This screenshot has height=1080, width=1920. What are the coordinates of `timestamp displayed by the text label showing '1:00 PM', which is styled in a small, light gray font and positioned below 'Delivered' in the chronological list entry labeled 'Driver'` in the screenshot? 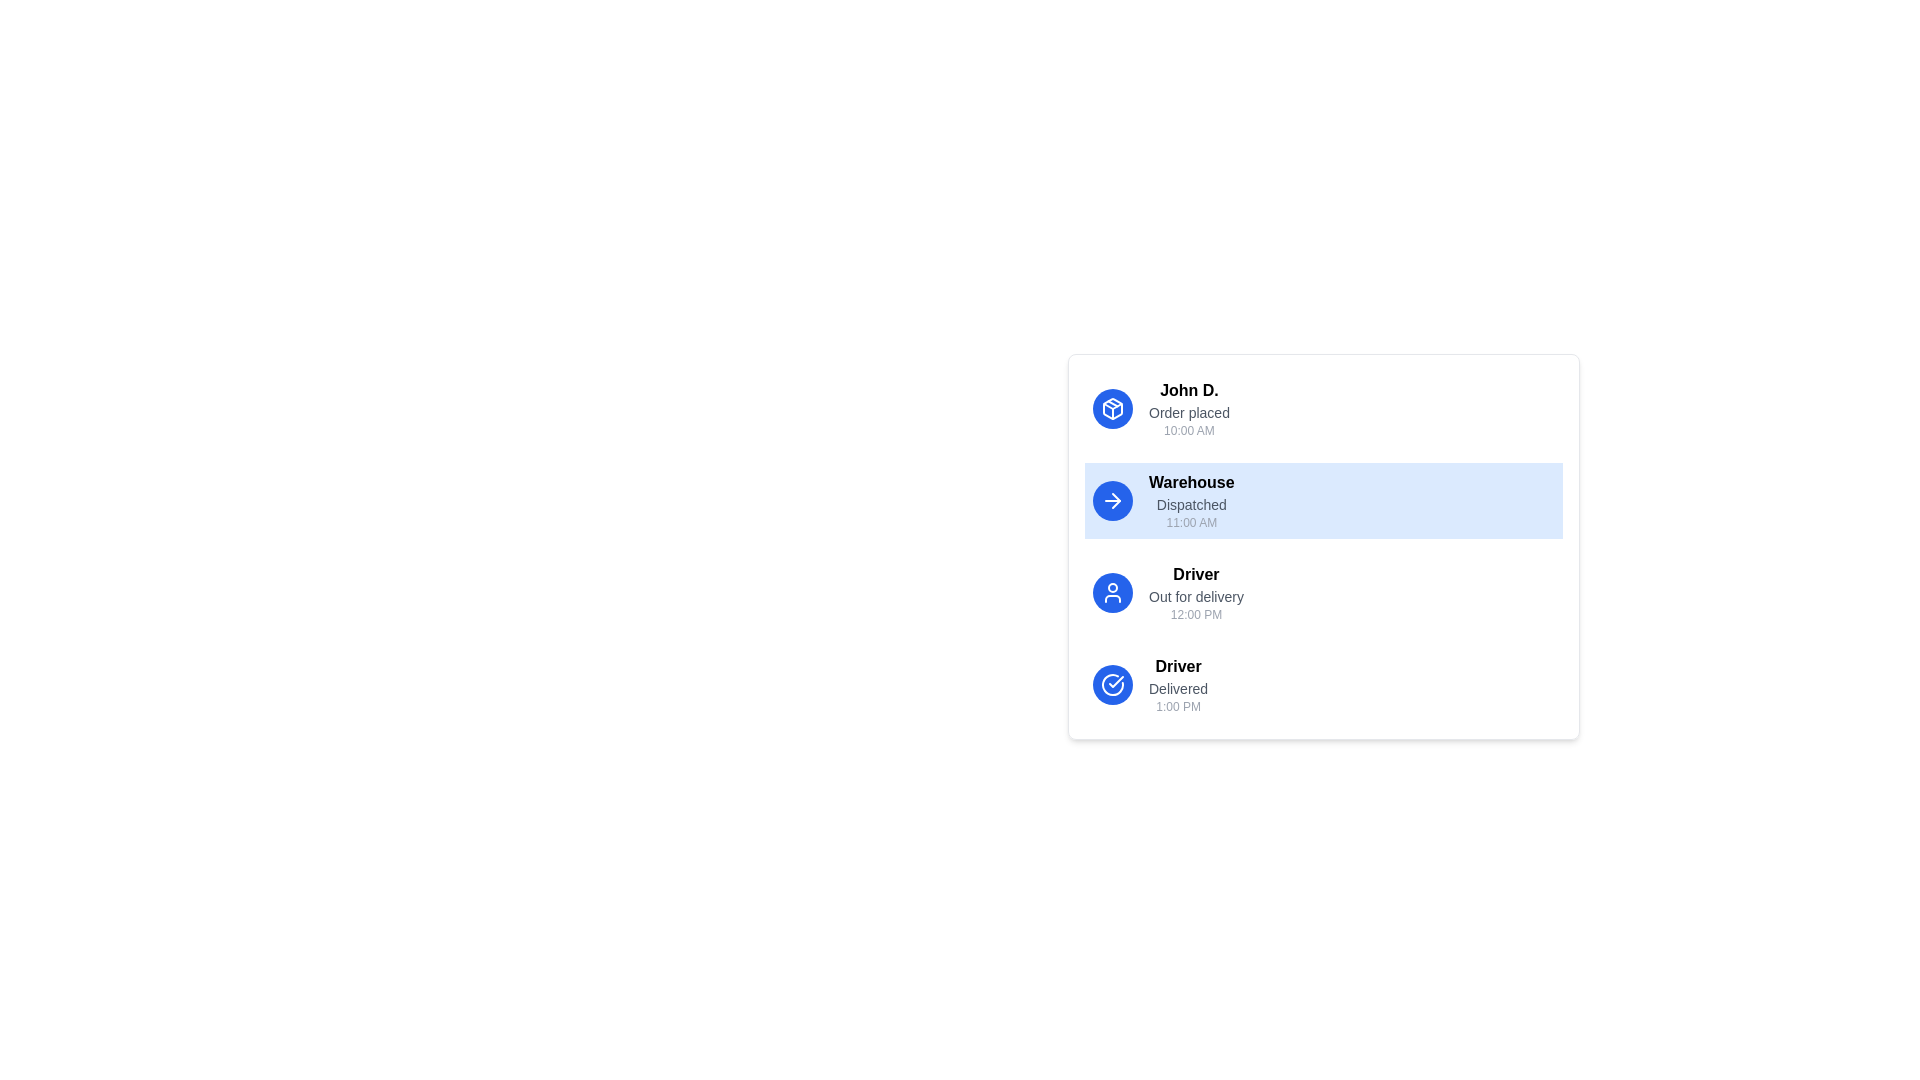 It's located at (1178, 705).